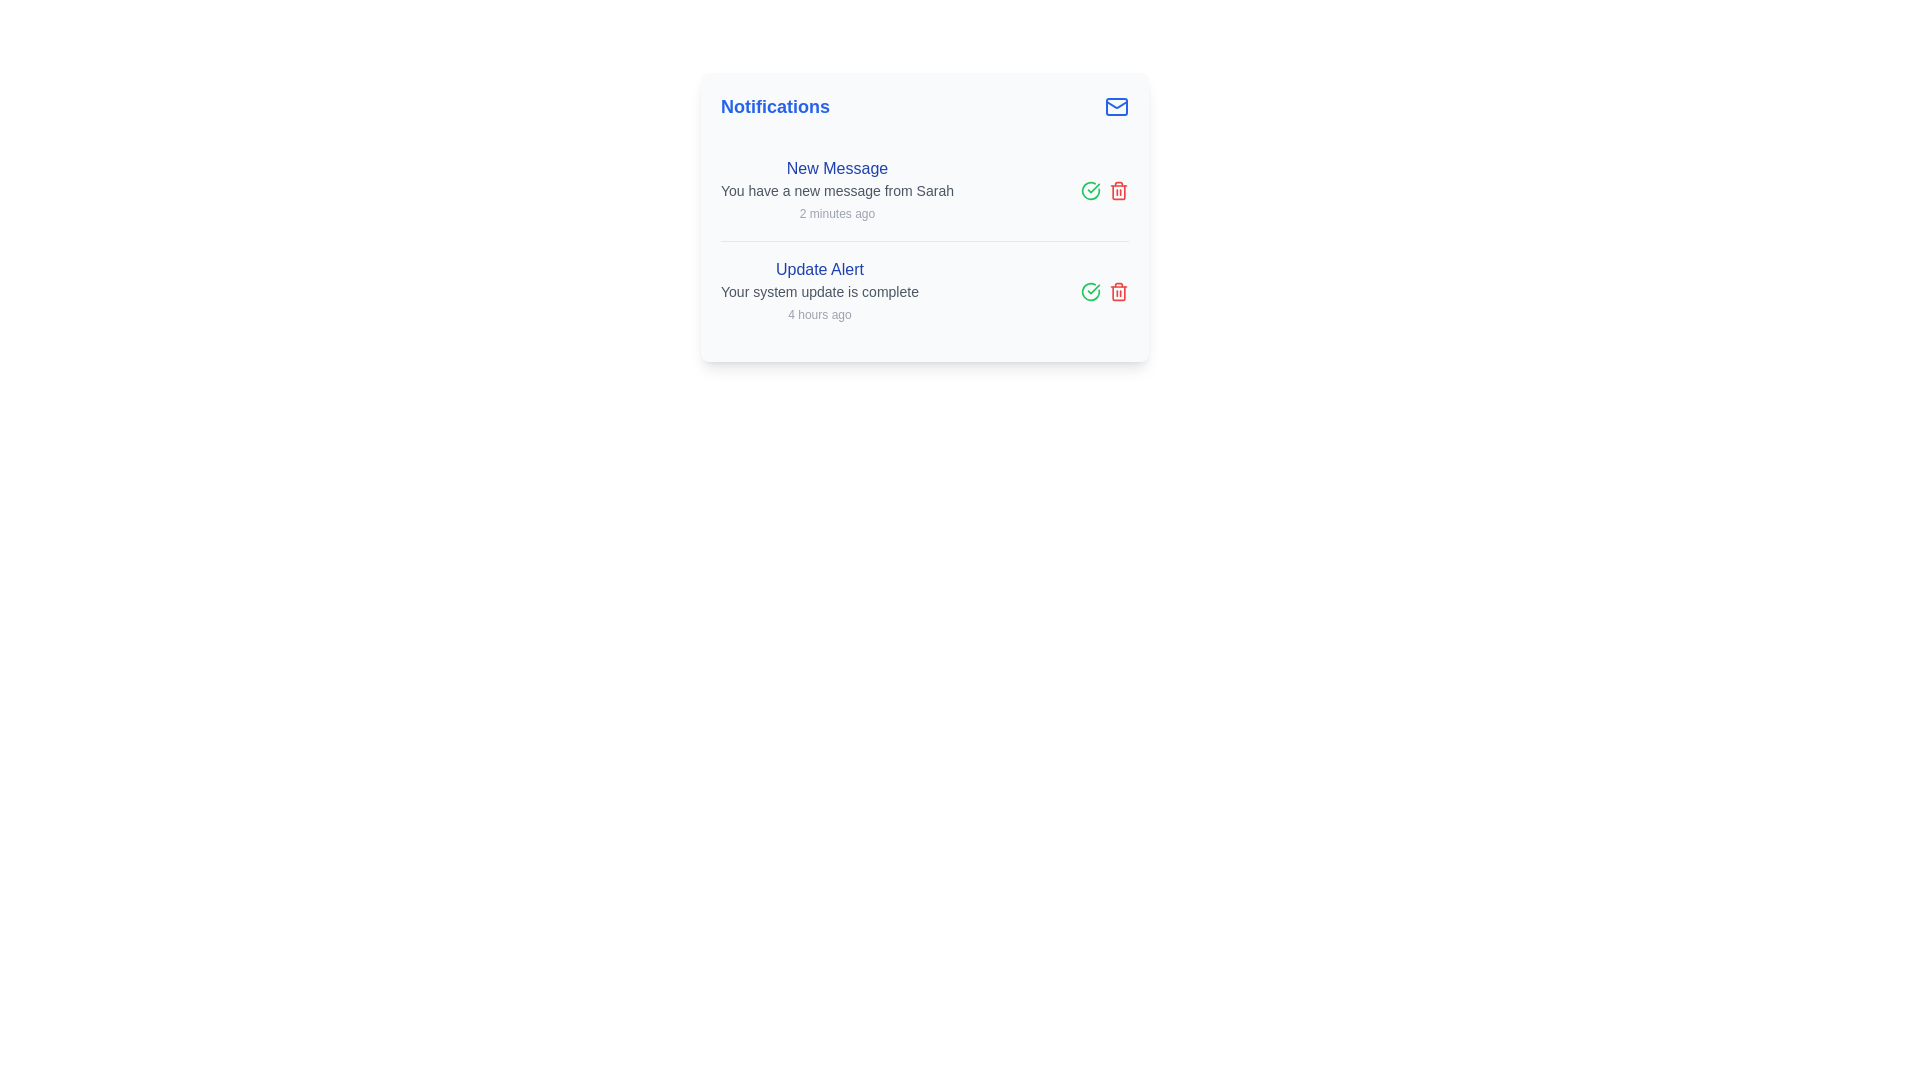 This screenshot has height=1080, width=1920. What do you see at coordinates (820, 292) in the screenshot?
I see `the Textual Notification Block indicating a completed system update, located in the Notifications section below the New Message notification` at bounding box center [820, 292].